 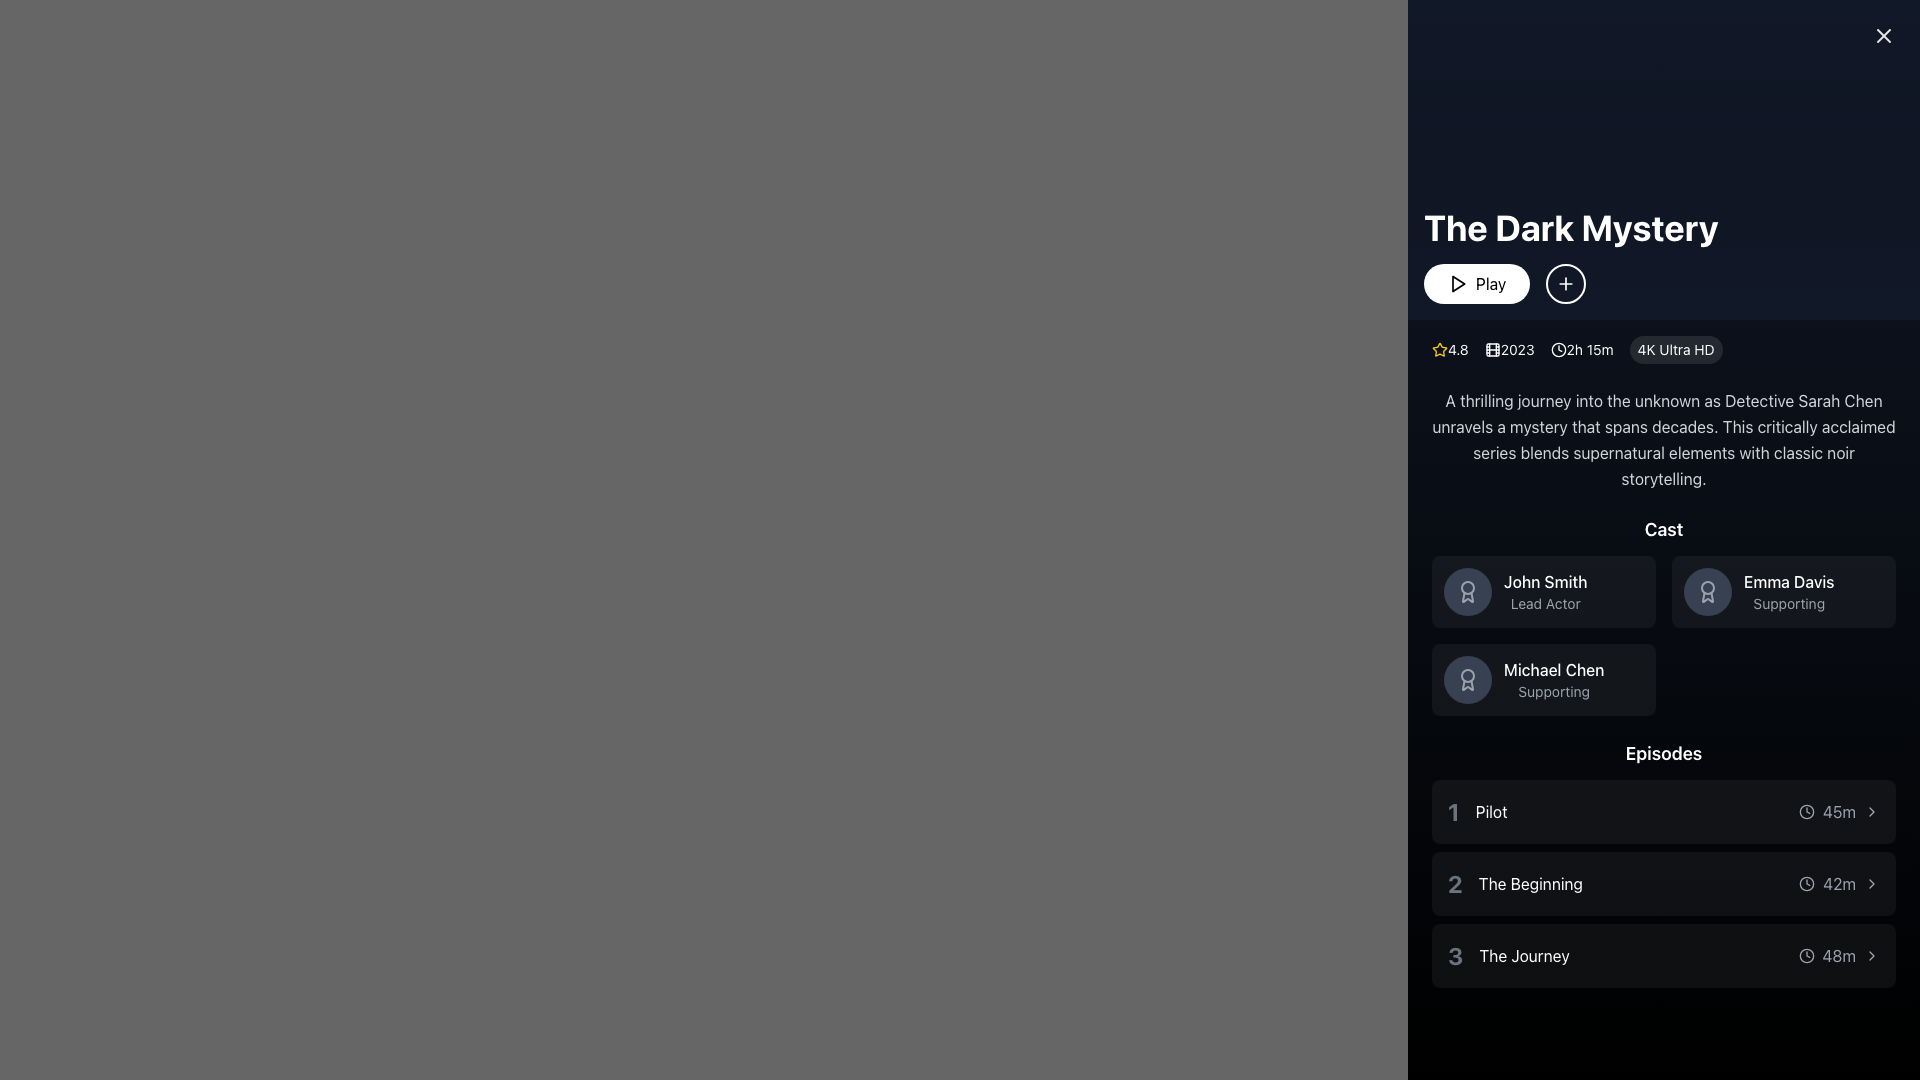 What do you see at coordinates (1882, 35) in the screenshot?
I see `the close icon represented by an 'X' in the top-right corner of the interface` at bounding box center [1882, 35].